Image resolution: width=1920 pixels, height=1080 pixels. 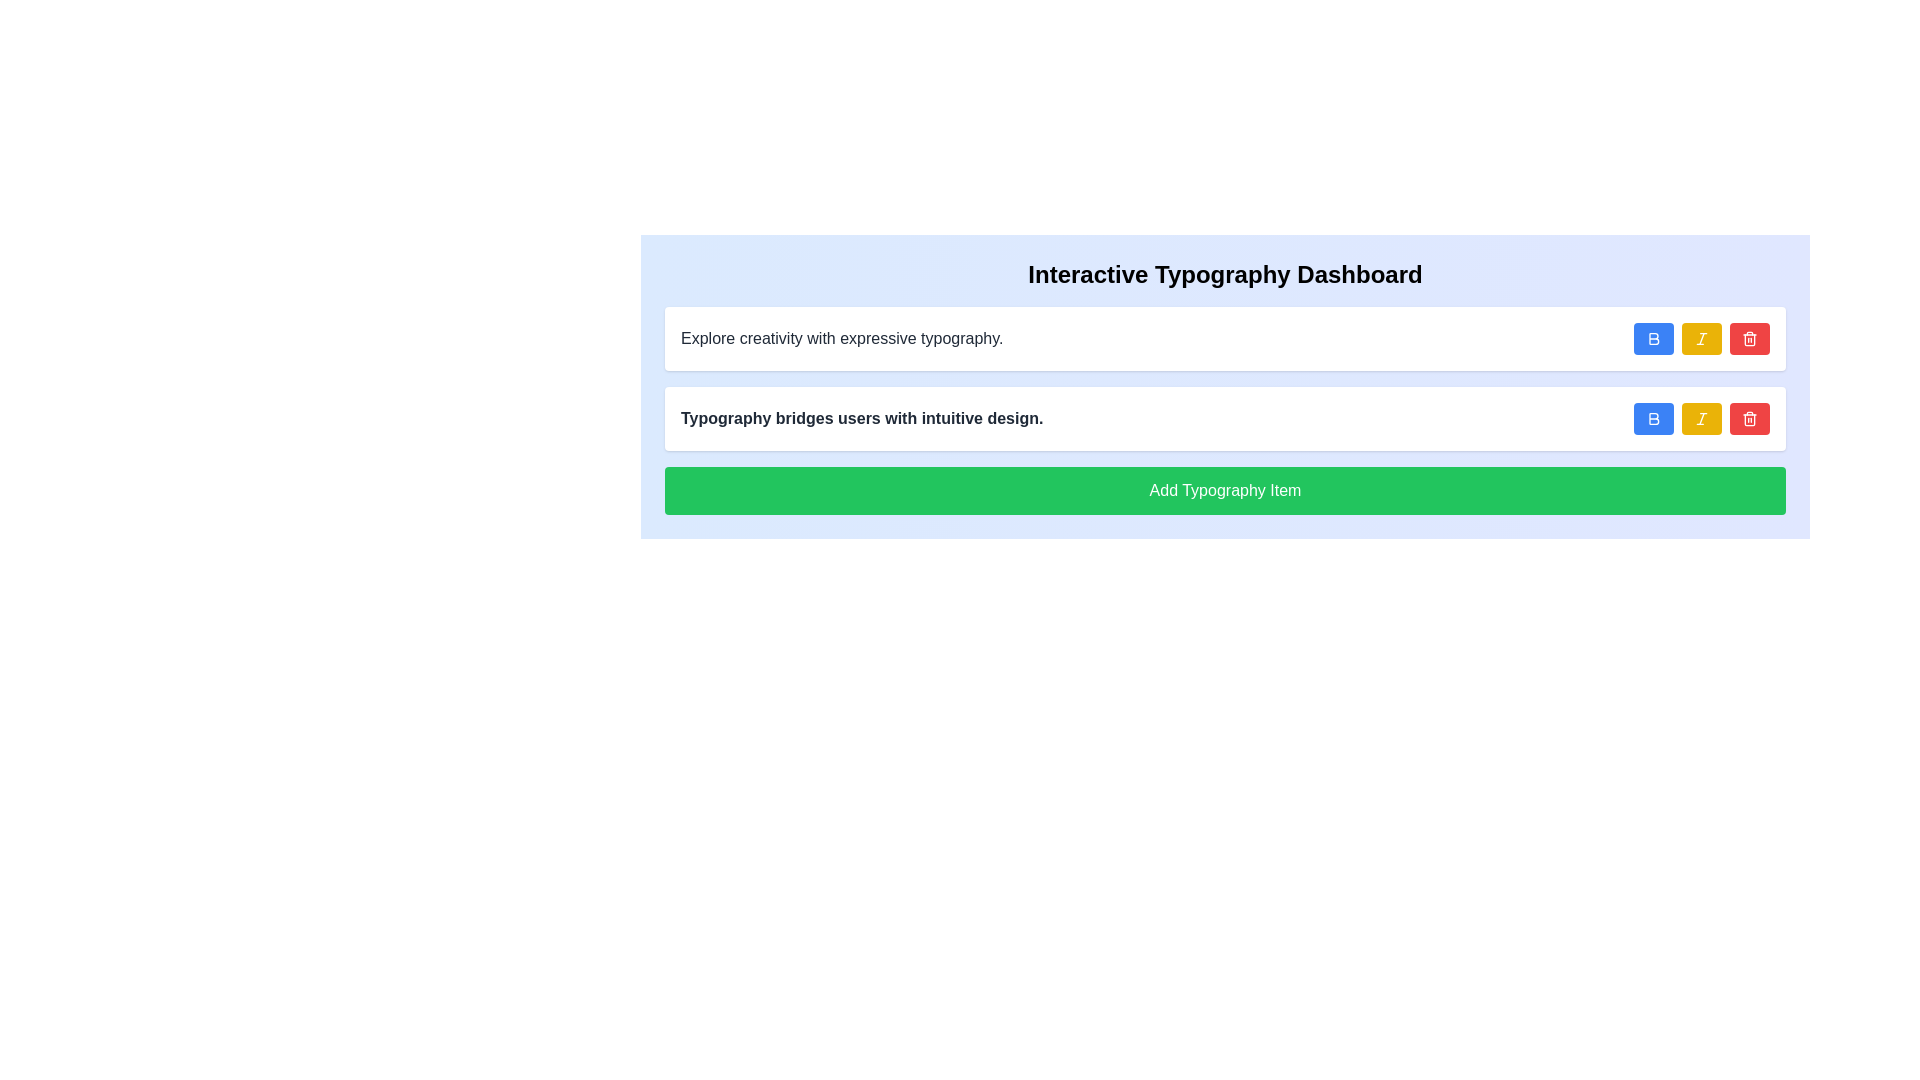 I want to click on the button located below the text 'Typography bridges users with intuitive design.', so click(x=1224, y=490).